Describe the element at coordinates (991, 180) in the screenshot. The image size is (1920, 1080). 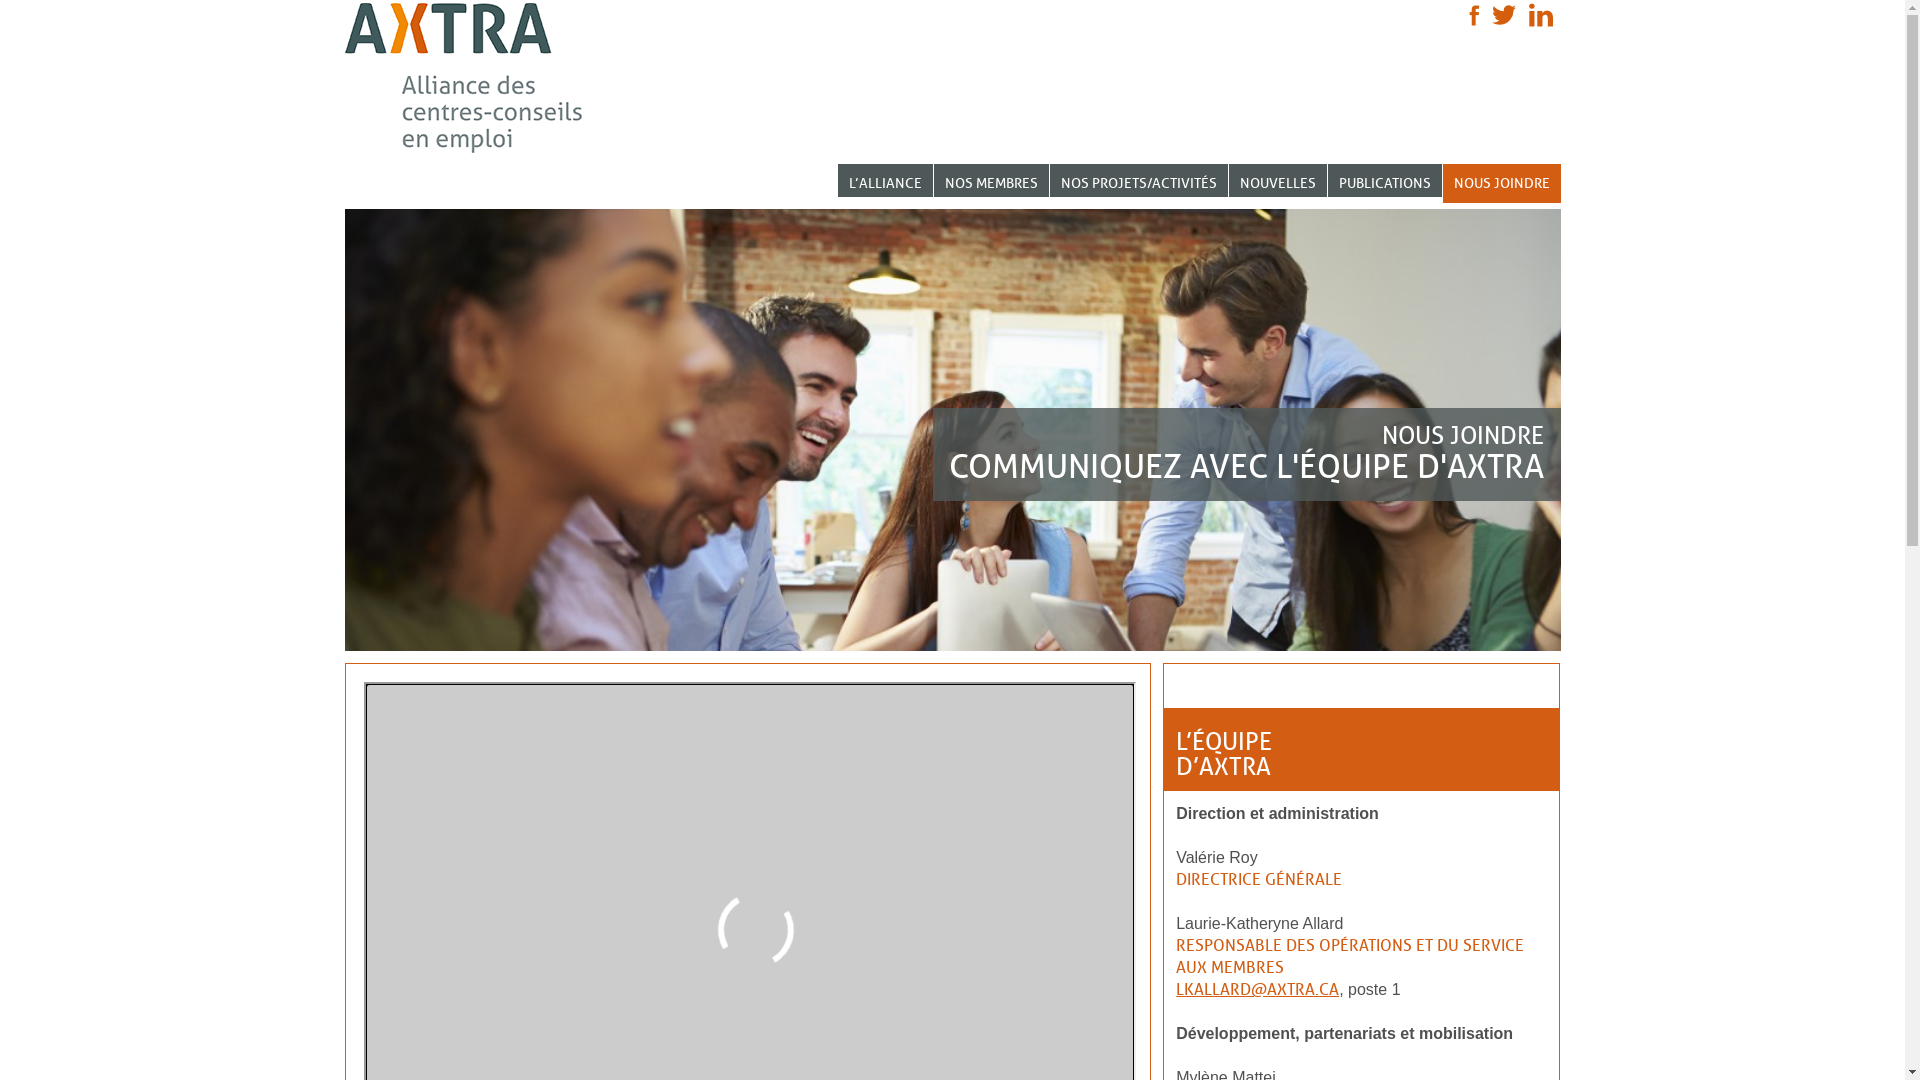
I see `'NOS MEMBRES'` at that location.